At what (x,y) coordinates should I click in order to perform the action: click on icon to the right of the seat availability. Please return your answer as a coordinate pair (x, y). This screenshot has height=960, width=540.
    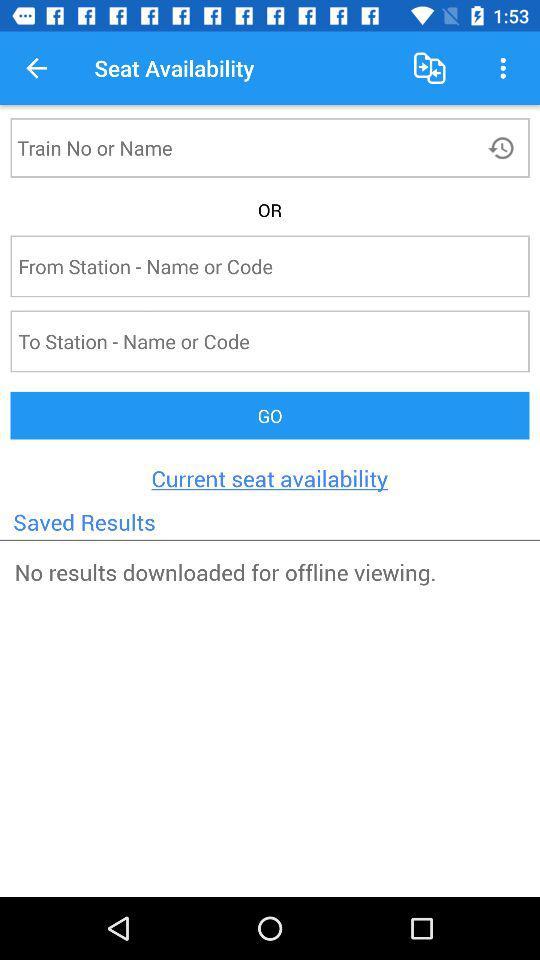
    Looking at the image, I should click on (428, 68).